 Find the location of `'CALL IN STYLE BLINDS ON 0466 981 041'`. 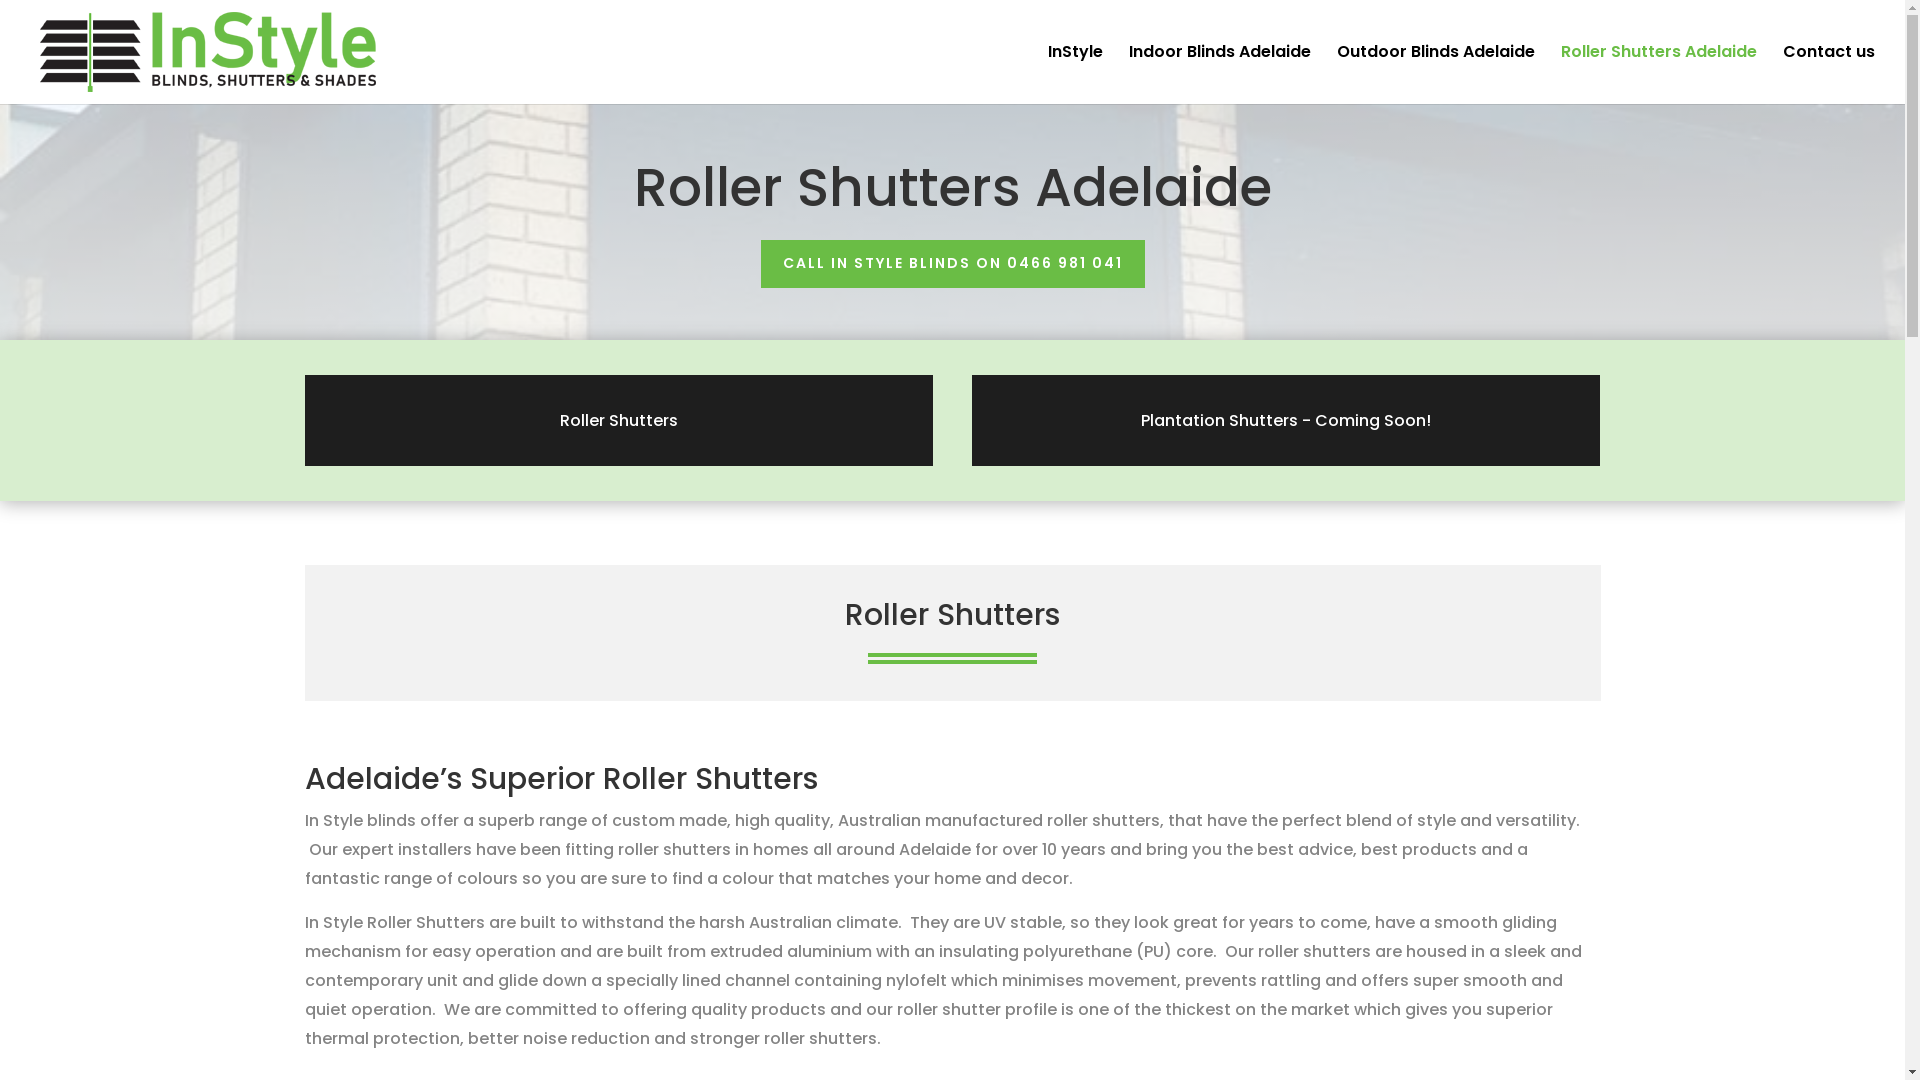

'CALL IN STYLE BLINDS ON 0466 981 041' is located at coordinates (950, 262).